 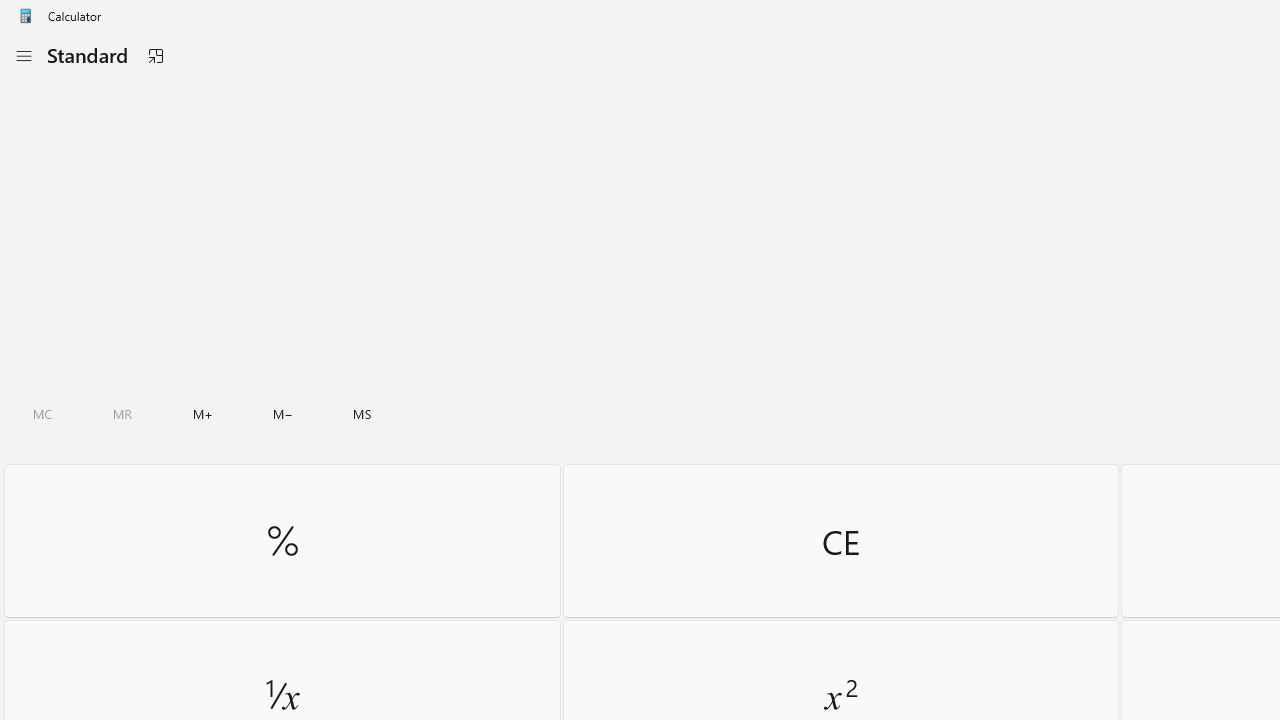 What do you see at coordinates (282, 413) in the screenshot?
I see `'Memory subtract'` at bounding box center [282, 413].